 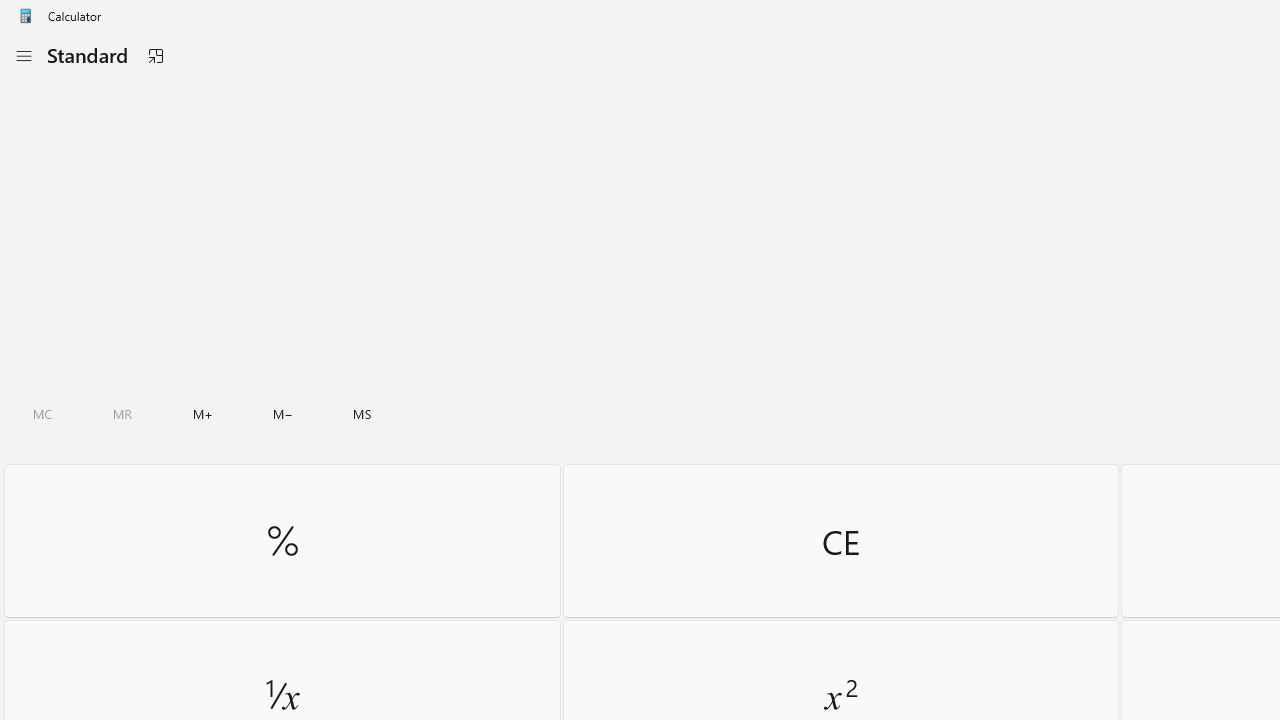 What do you see at coordinates (282, 413) in the screenshot?
I see `'Memory subtract'` at bounding box center [282, 413].